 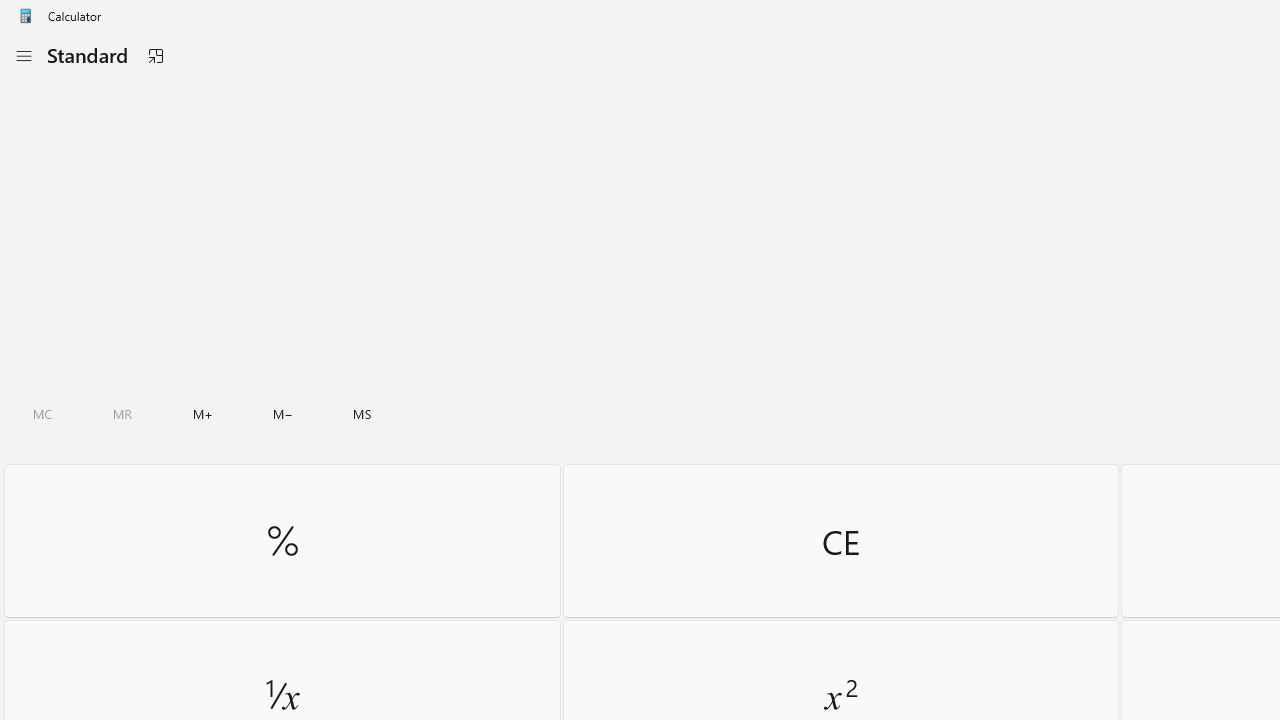 What do you see at coordinates (282, 413) in the screenshot?
I see `'Memory subtract'` at bounding box center [282, 413].